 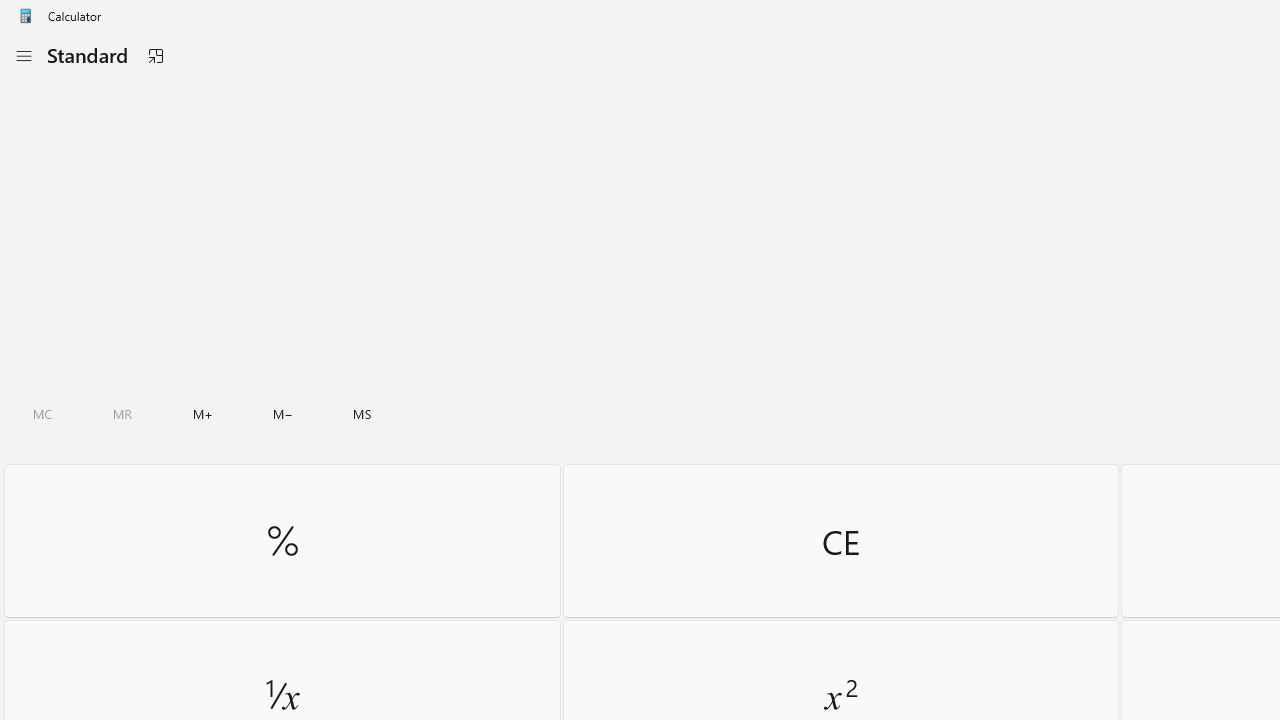 What do you see at coordinates (282, 413) in the screenshot?
I see `'Memory subtract'` at bounding box center [282, 413].